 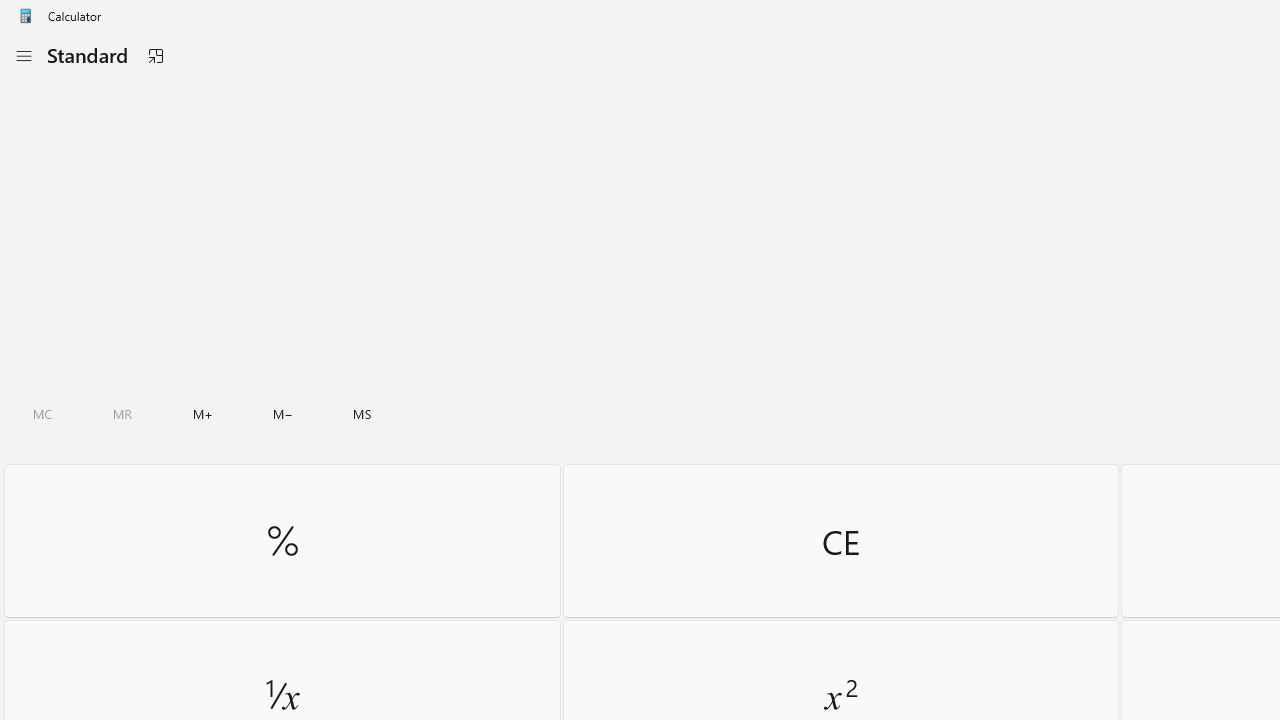 What do you see at coordinates (282, 413) in the screenshot?
I see `'Memory subtract'` at bounding box center [282, 413].